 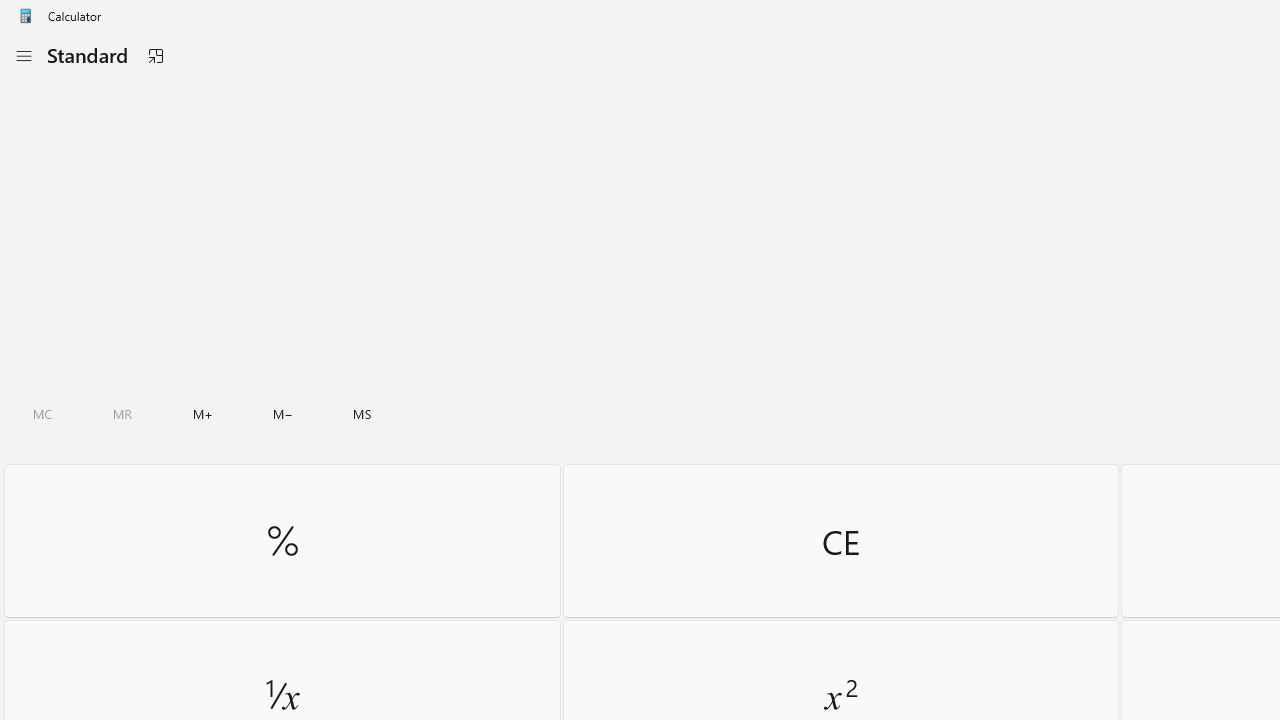 What do you see at coordinates (282, 413) in the screenshot?
I see `'Memory subtract'` at bounding box center [282, 413].